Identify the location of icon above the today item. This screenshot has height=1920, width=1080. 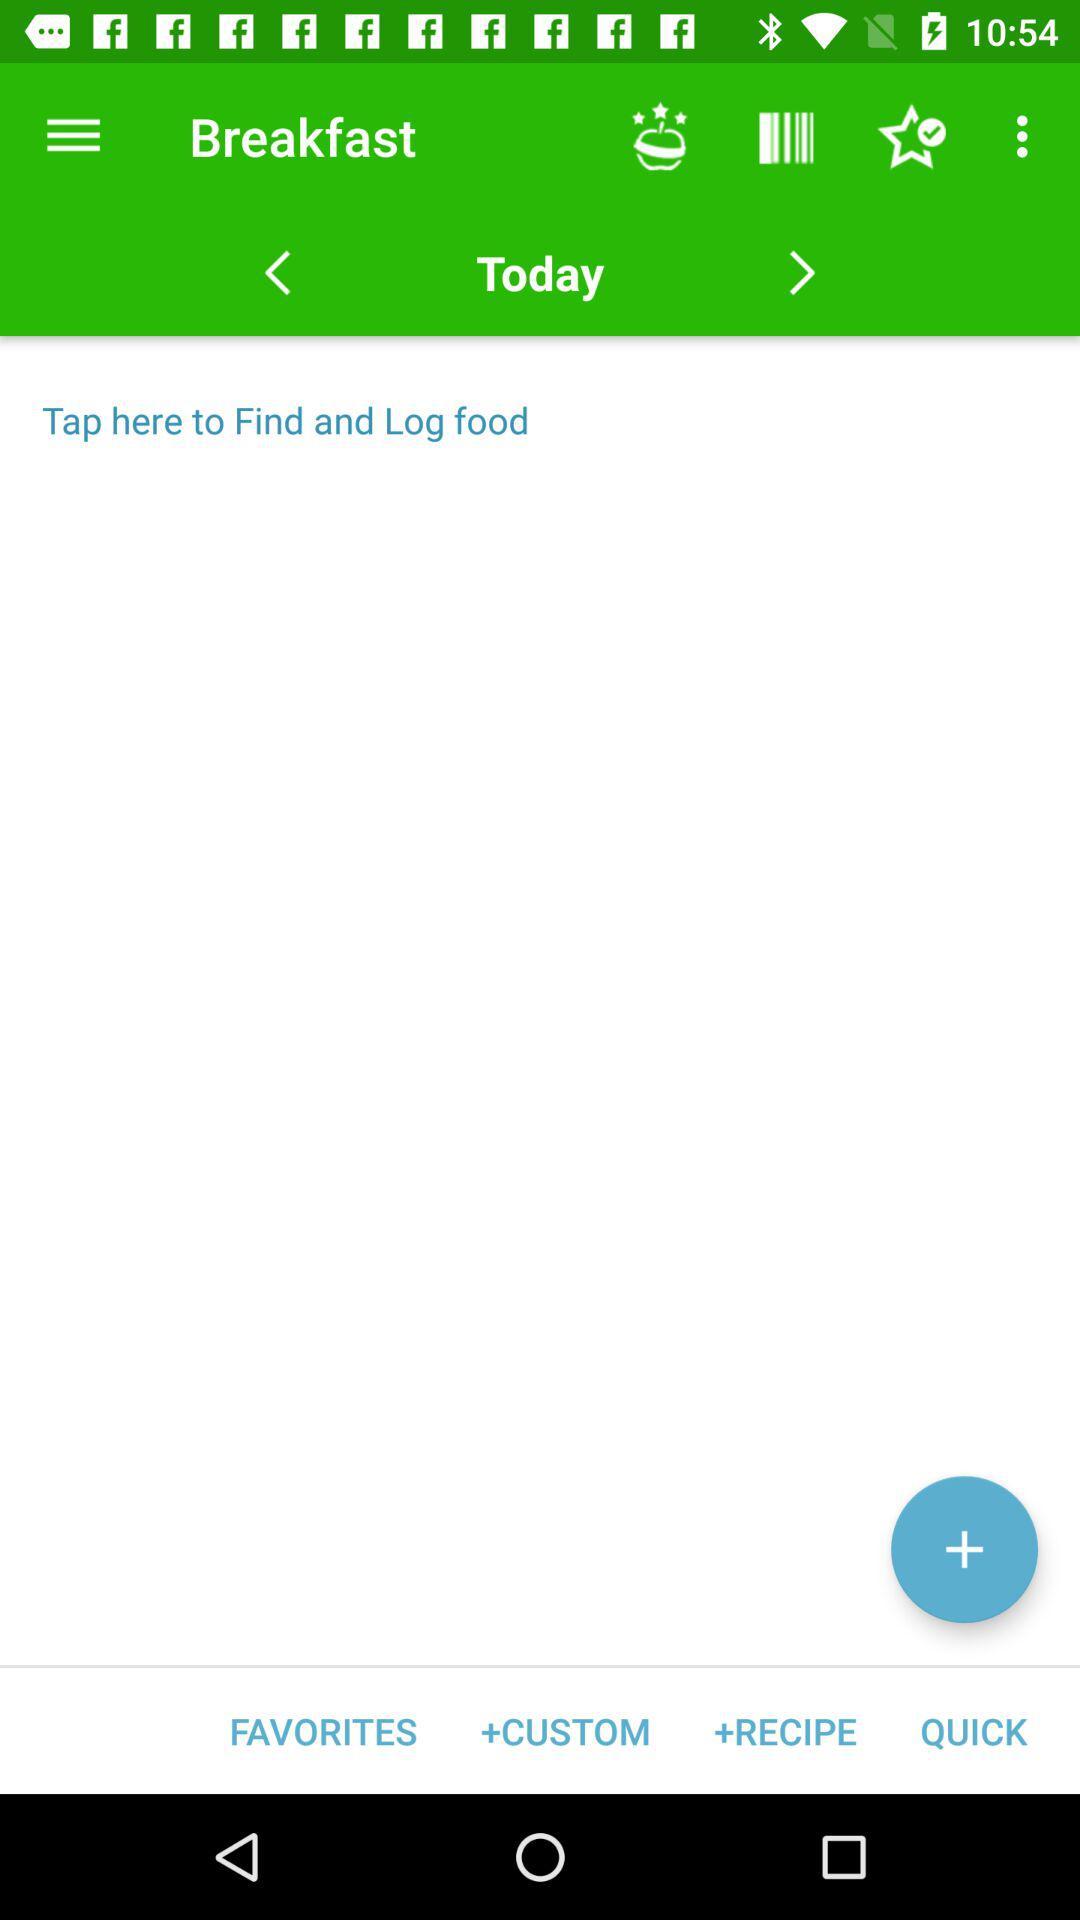
(659, 135).